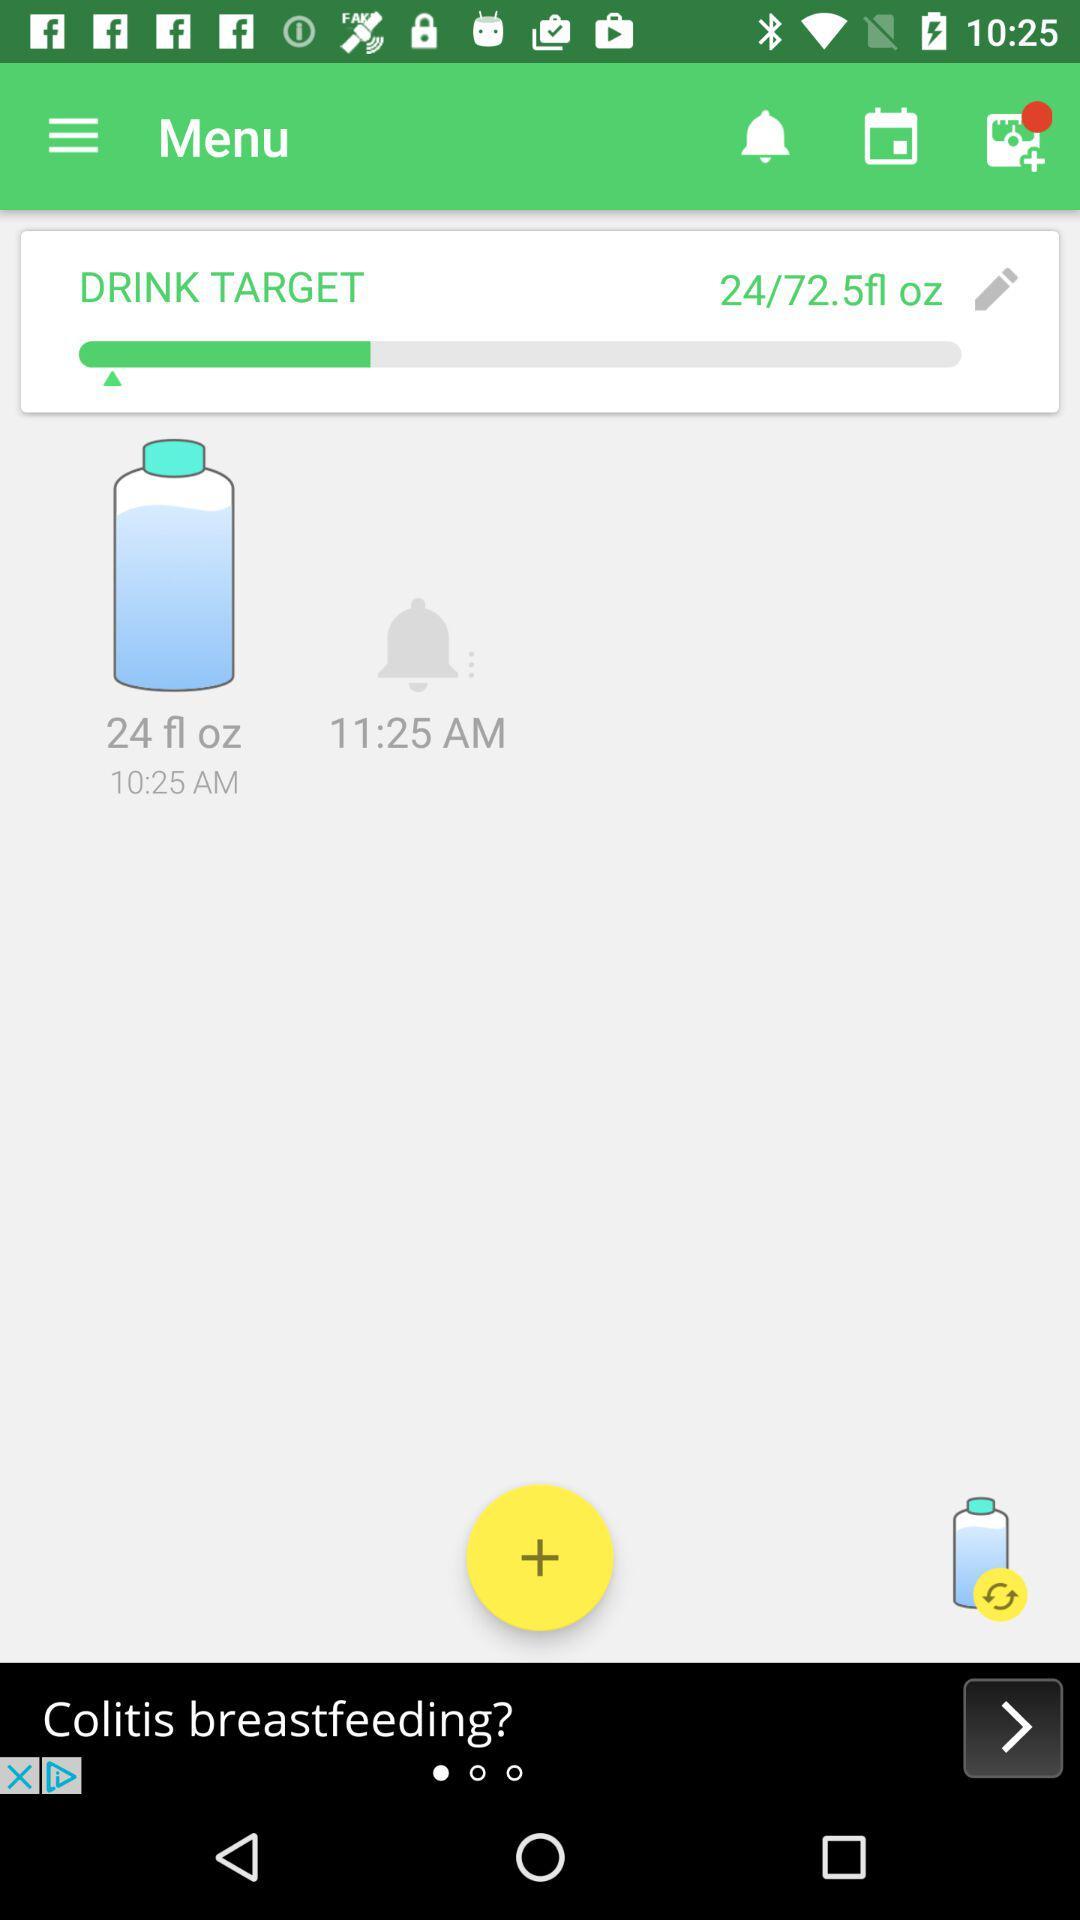  I want to click on select option, so click(540, 1556).